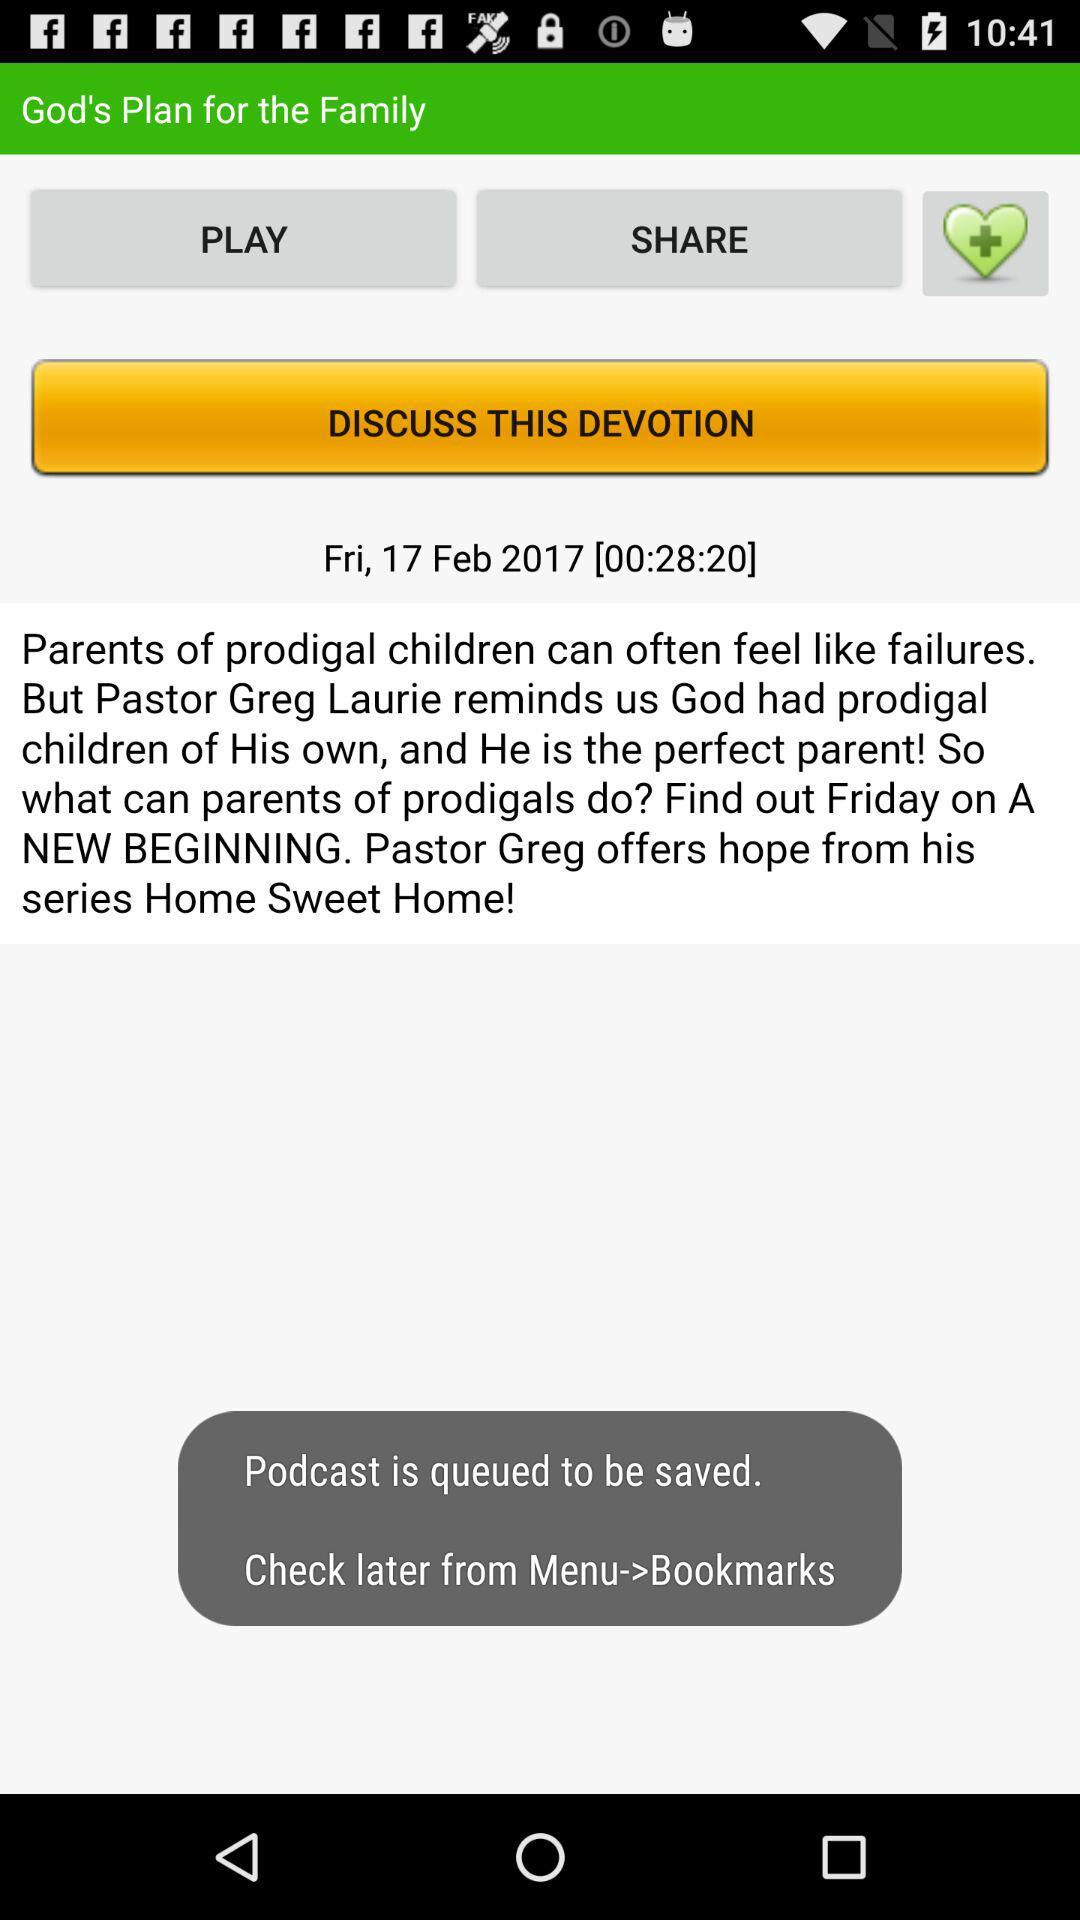 This screenshot has height=1920, width=1080. I want to click on the favorite icon, so click(984, 259).